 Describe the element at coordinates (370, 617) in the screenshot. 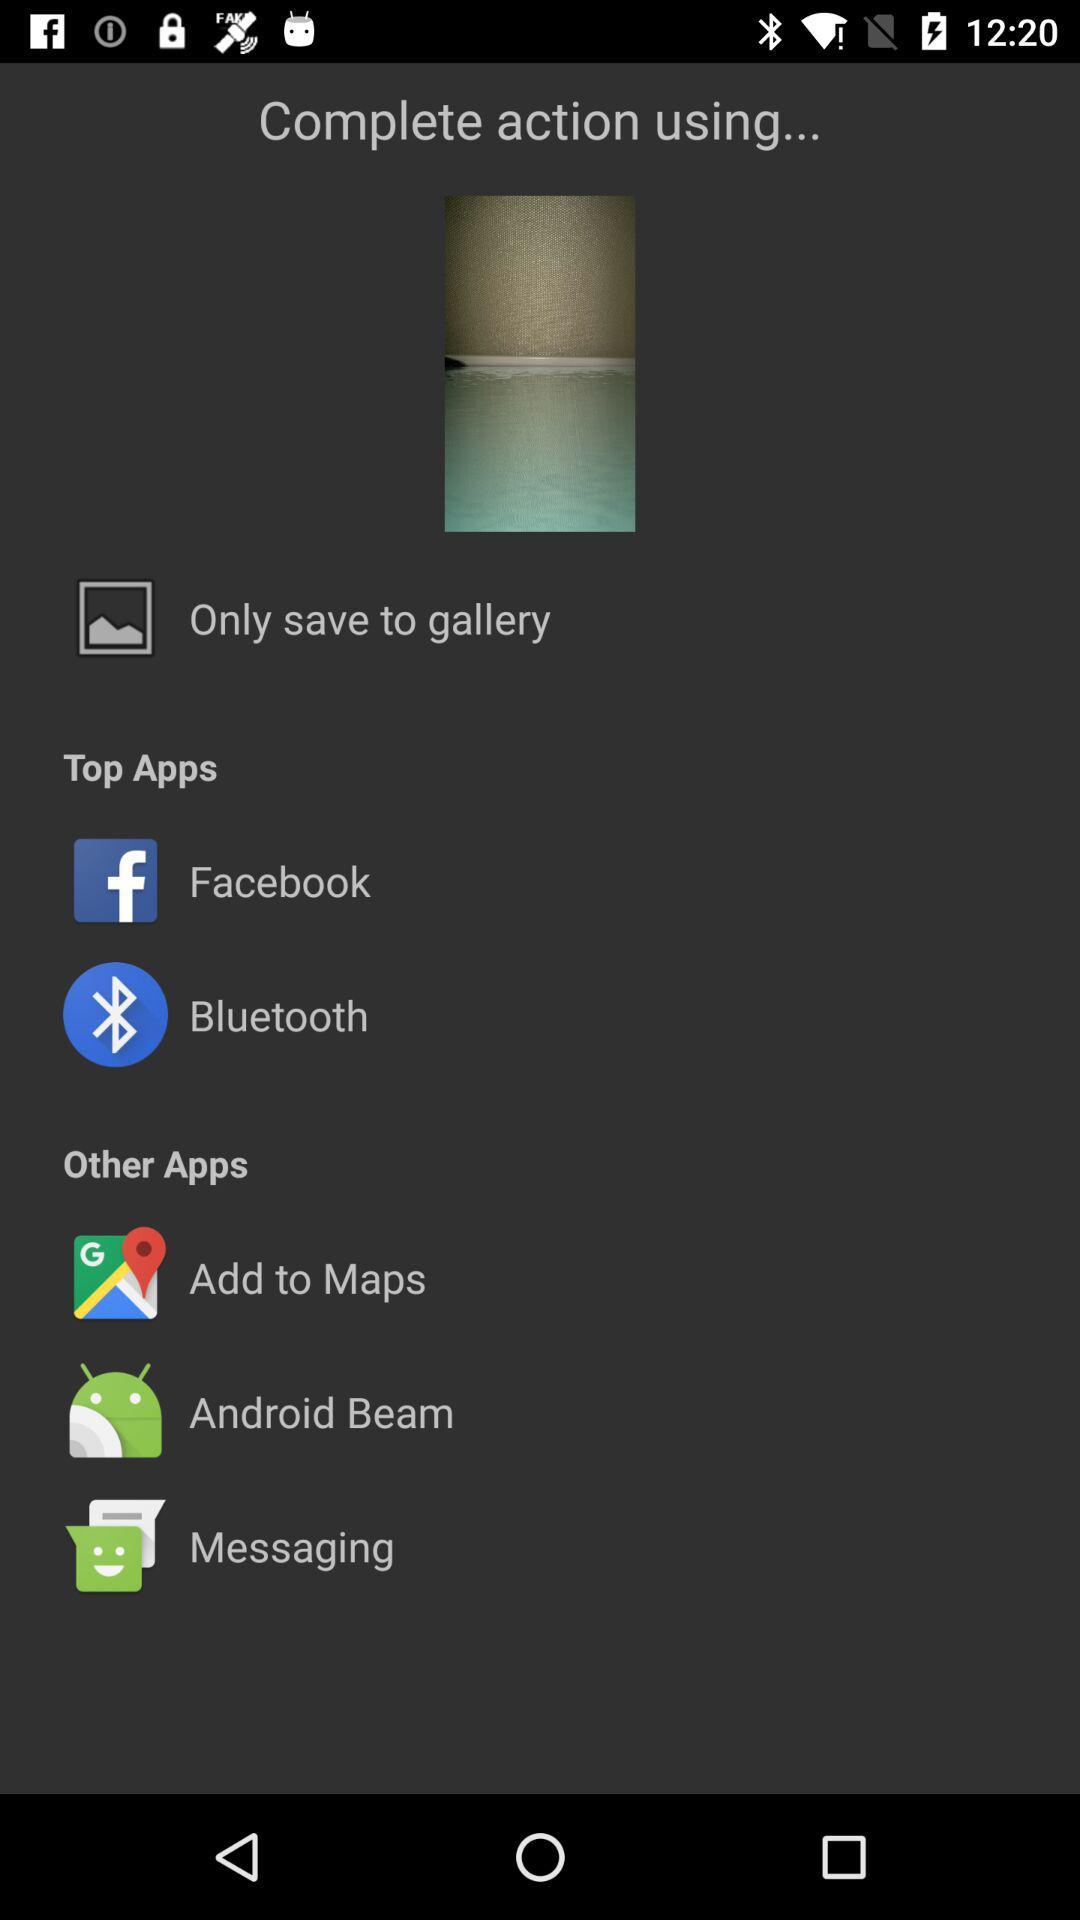

I see `the only save to app` at that location.